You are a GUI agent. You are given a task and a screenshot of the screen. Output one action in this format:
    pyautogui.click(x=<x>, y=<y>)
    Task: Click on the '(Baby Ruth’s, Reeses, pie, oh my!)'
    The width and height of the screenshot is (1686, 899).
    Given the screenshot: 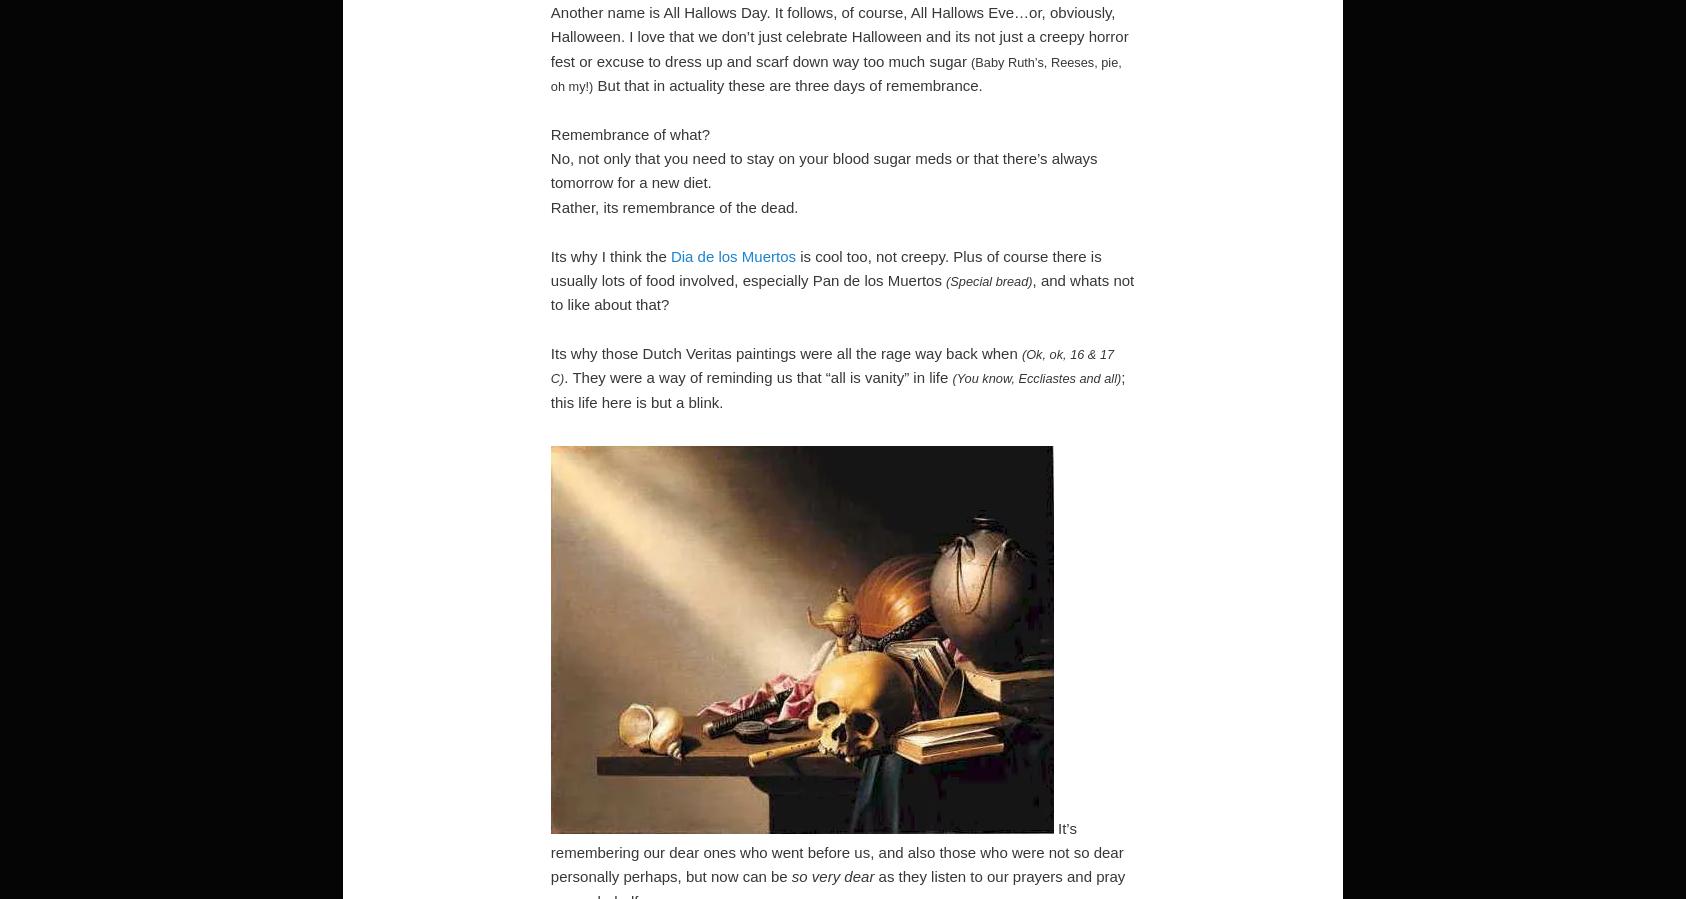 What is the action you would take?
    pyautogui.click(x=835, y=72)
    